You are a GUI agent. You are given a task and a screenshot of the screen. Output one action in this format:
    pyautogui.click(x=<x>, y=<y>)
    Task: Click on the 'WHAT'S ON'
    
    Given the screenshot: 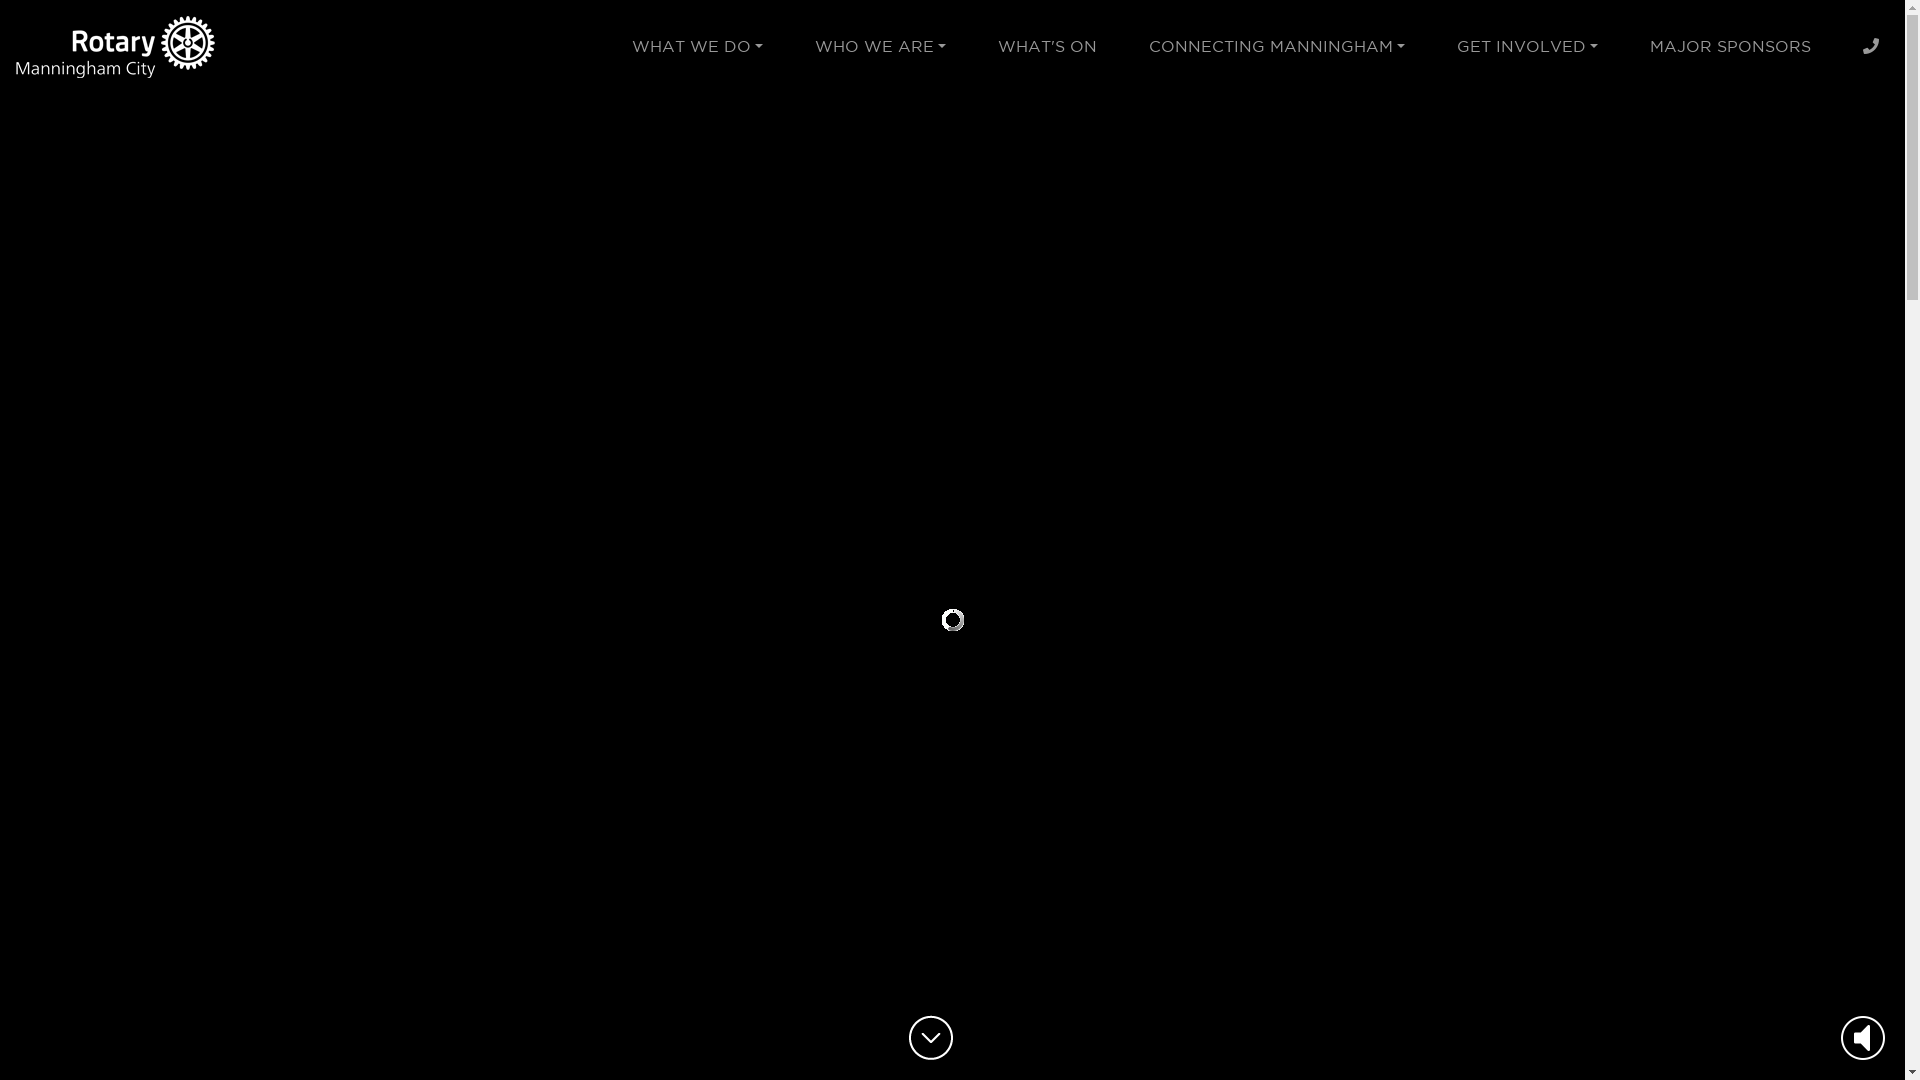 What is the action you would take?
    pyautogui.click(x=1046, y=49)
    